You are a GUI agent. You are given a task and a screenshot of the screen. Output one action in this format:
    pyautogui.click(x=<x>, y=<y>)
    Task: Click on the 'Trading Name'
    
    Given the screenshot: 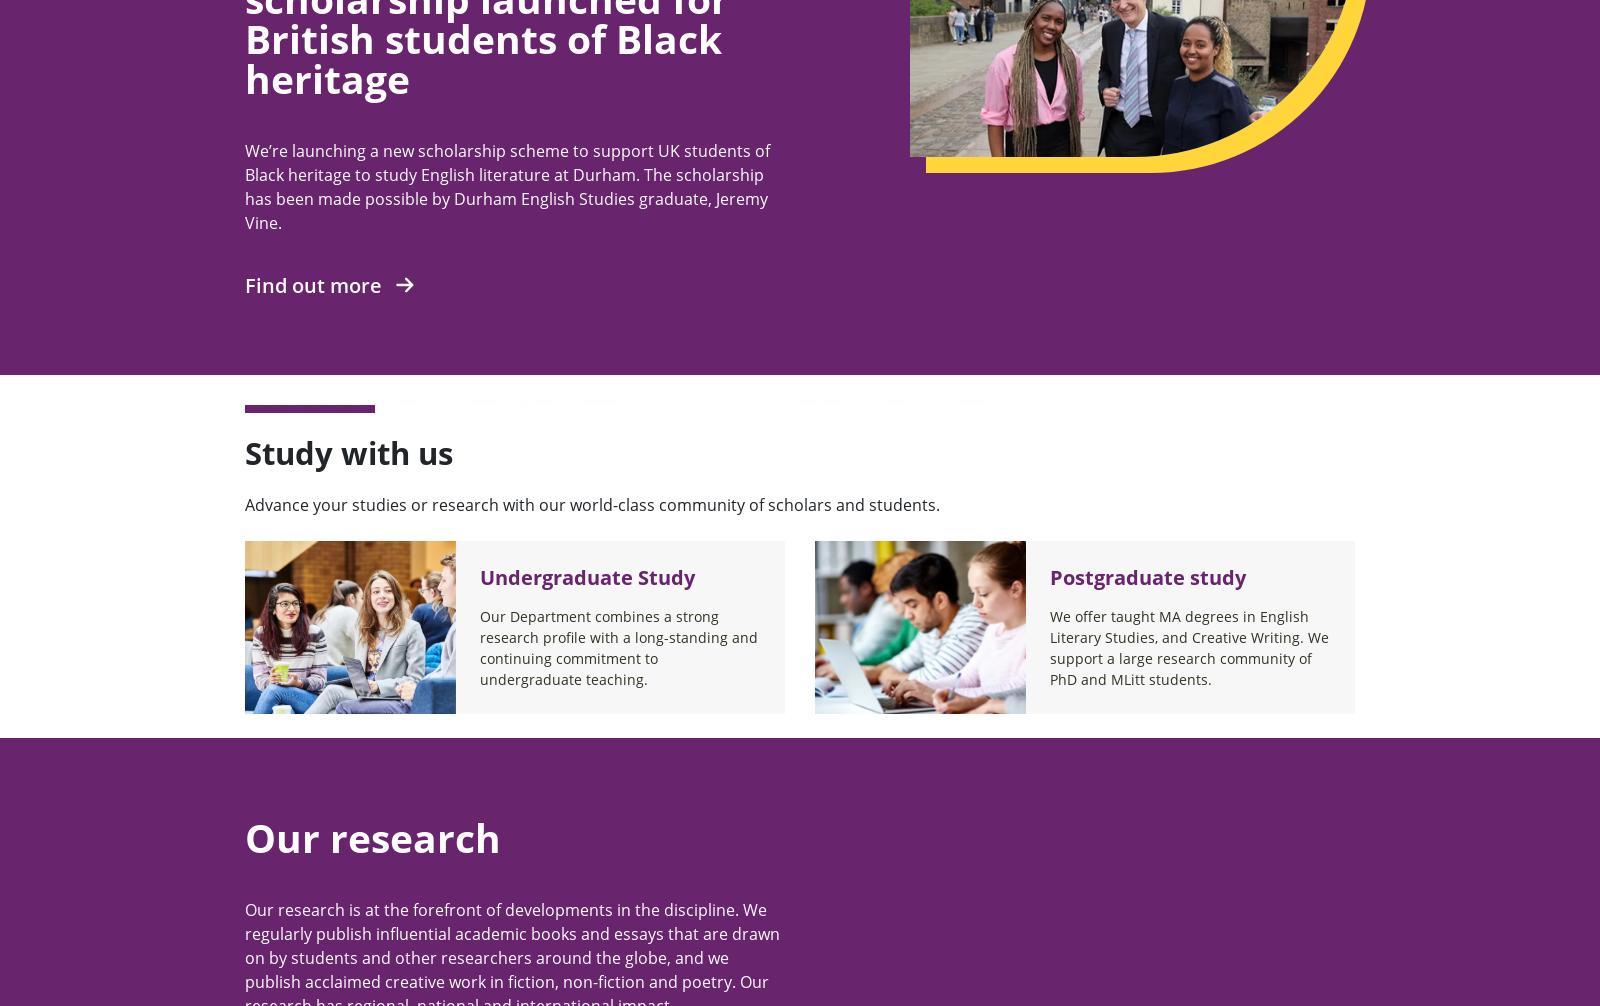 What is the action you would take?
    pyautogui.click(x=1072, y=369)
    